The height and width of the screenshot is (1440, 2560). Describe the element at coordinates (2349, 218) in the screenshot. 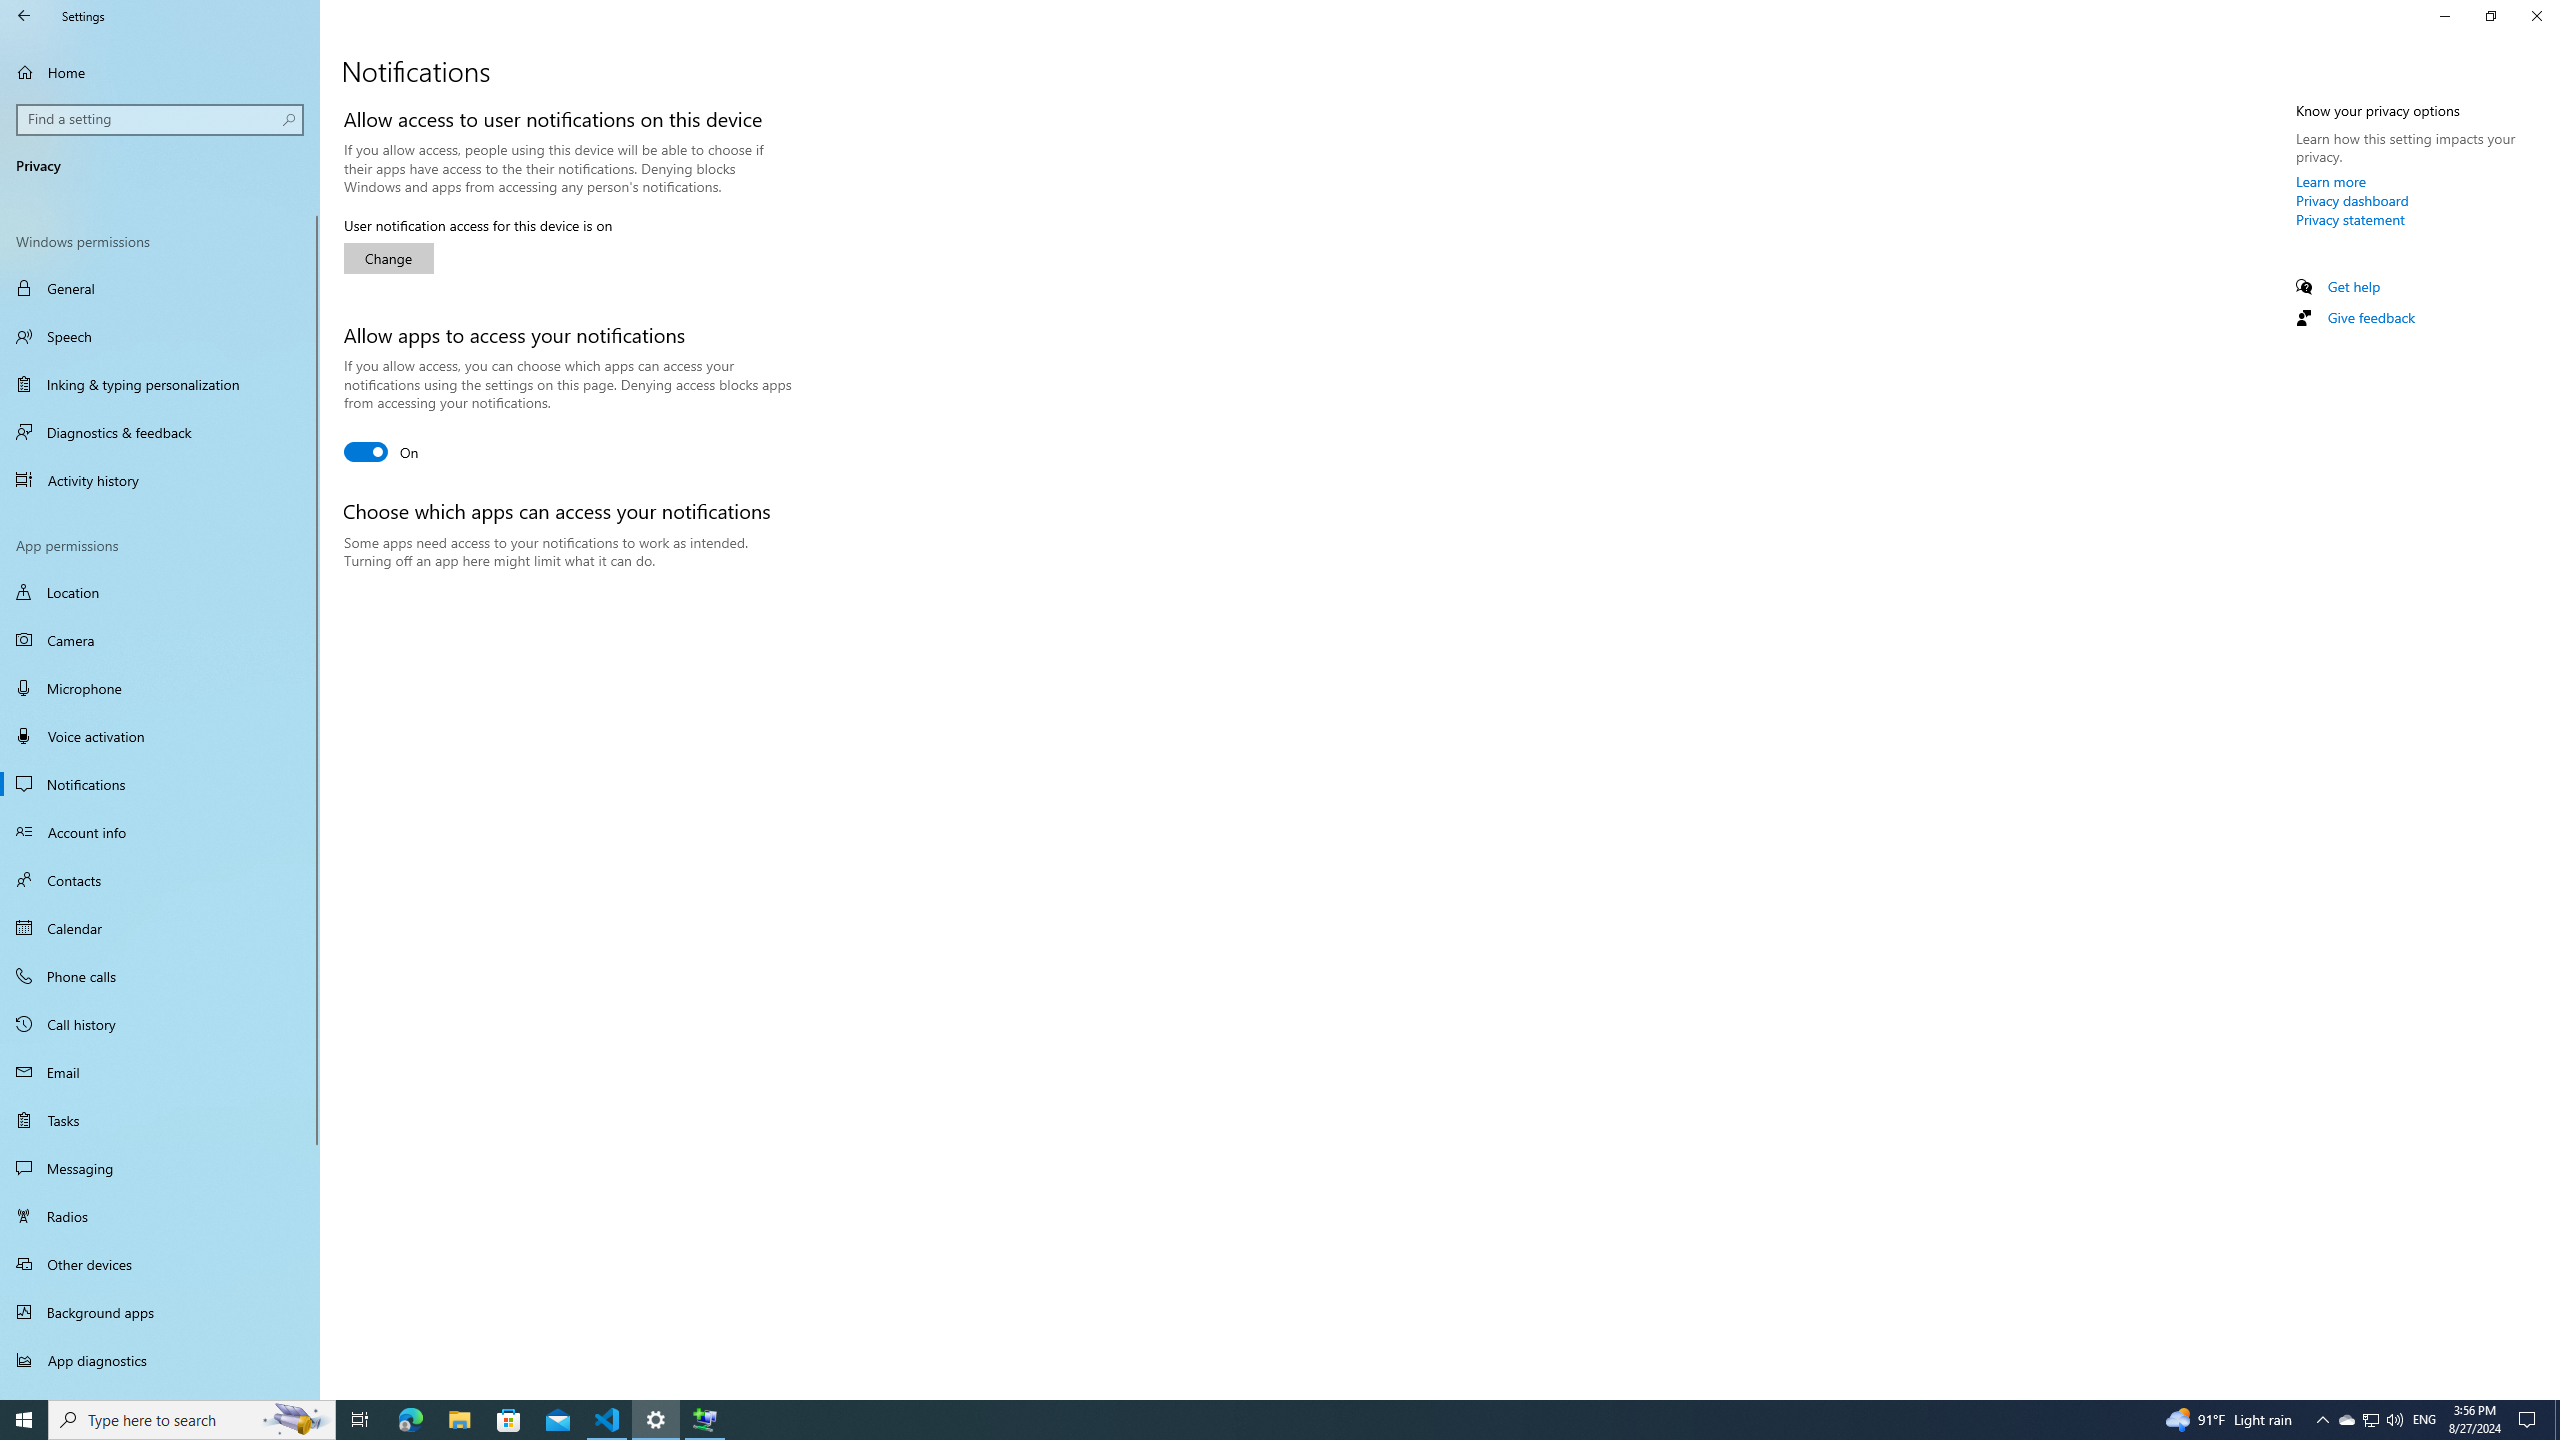

I see `'Privacy statement'` at that location.